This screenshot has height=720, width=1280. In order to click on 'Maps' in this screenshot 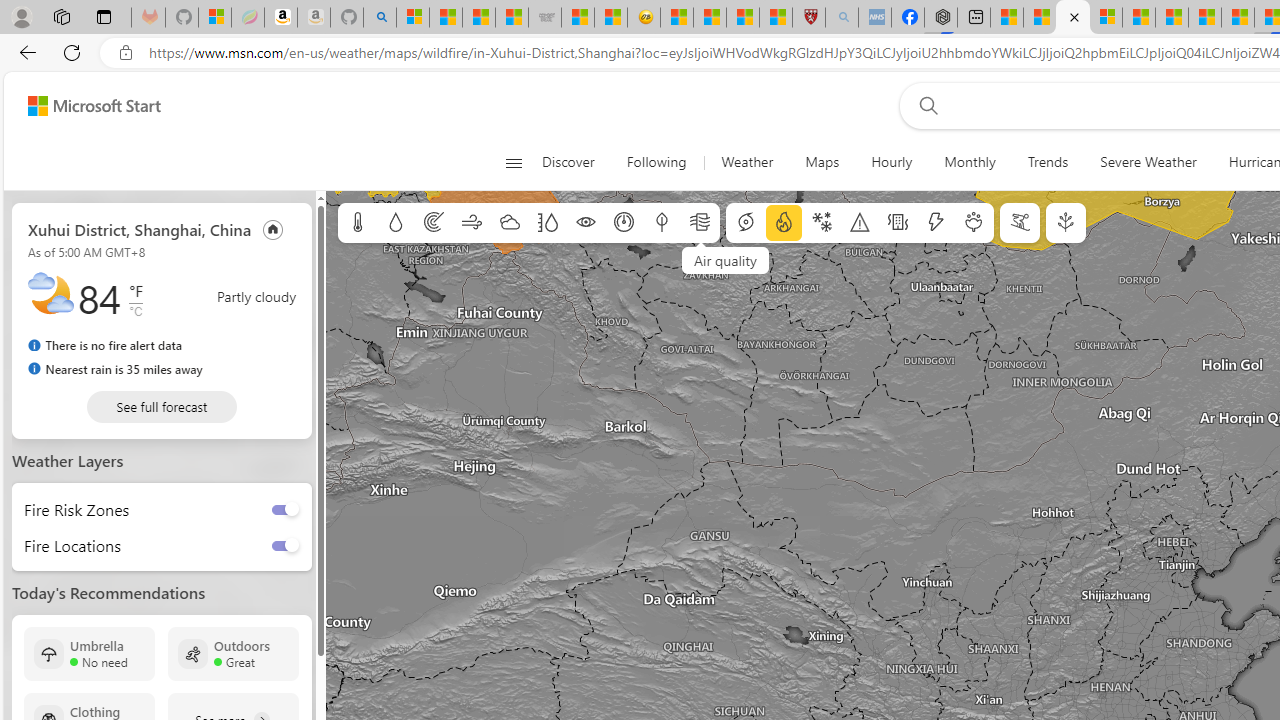, I will do `click(822, 162)`.